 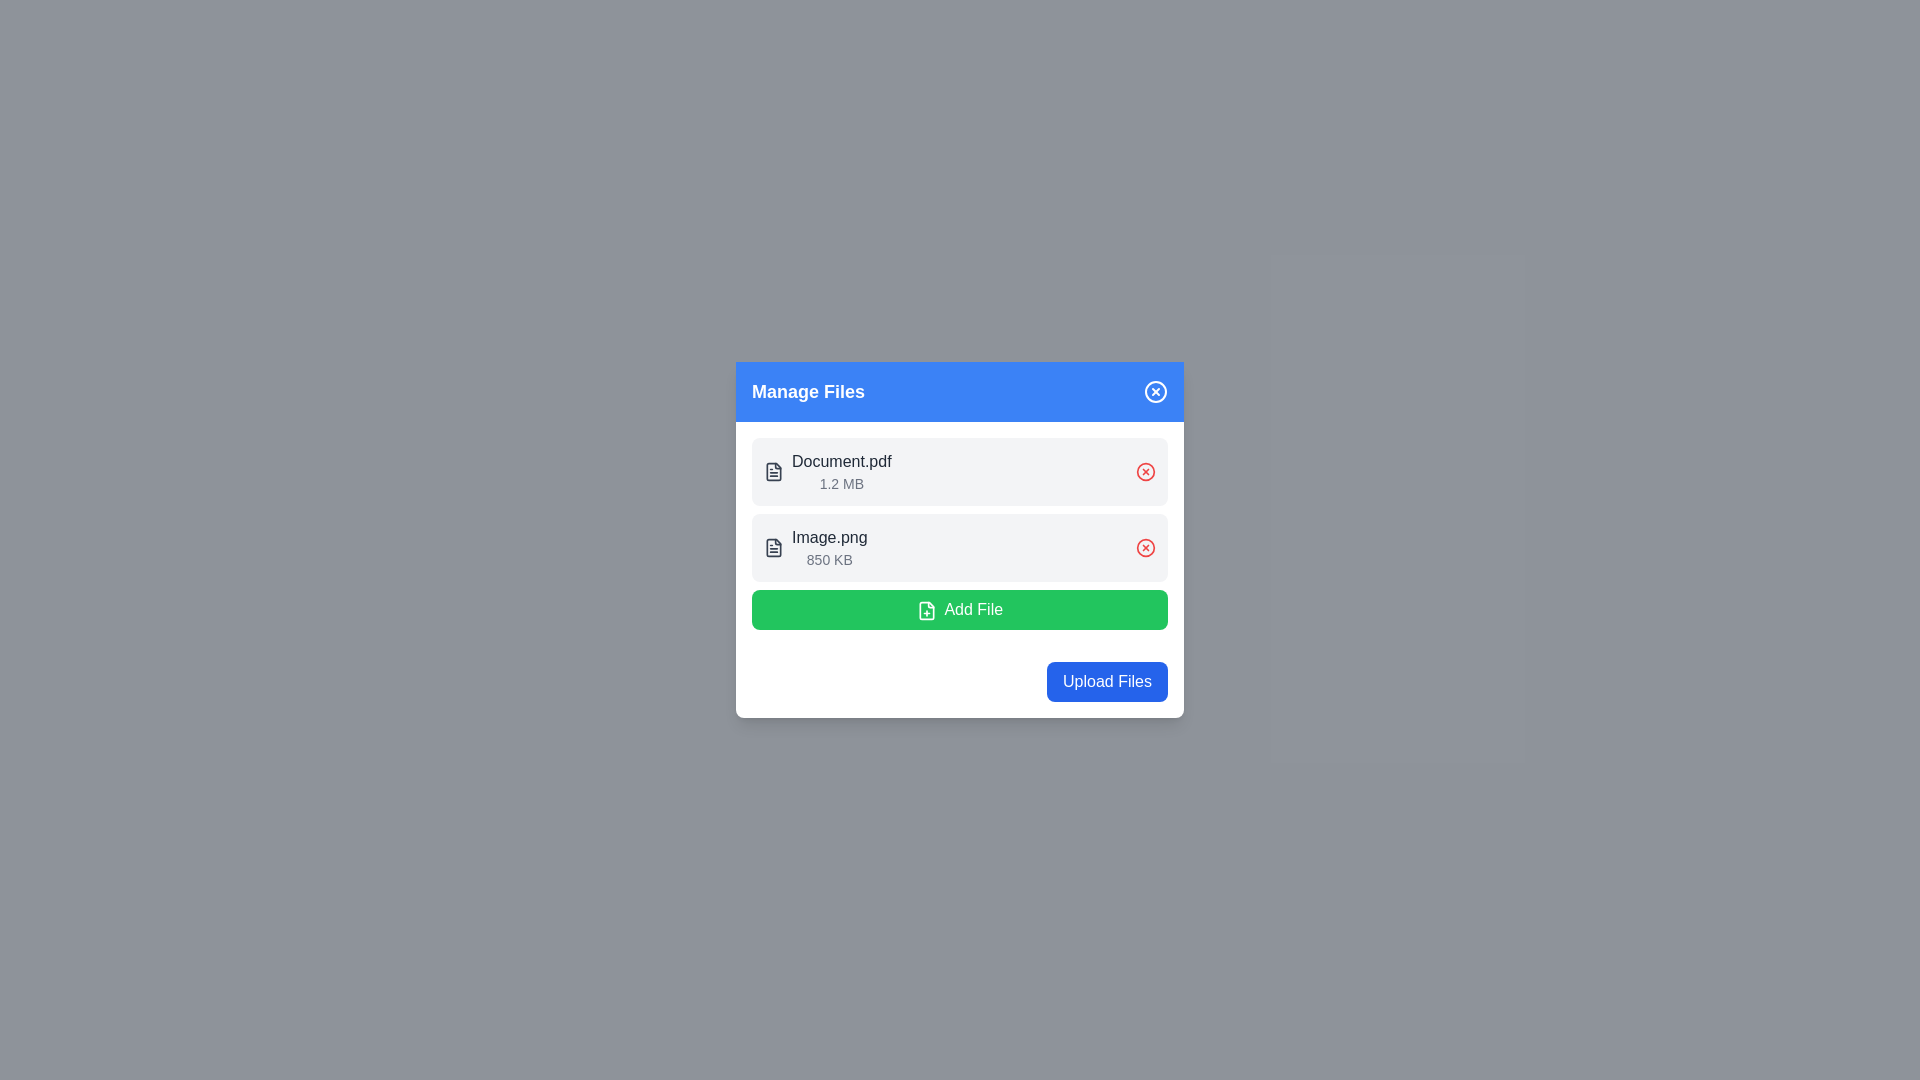 What do you see at coordinates (925, 609) in the screenshot?
I see `the icon resembling a document with a plus sign, styled with a green background, located beside the 'Add File' text within the green button labeled 'Add File' in the 'Manage Files' modal` at bounding box center [925, 609].